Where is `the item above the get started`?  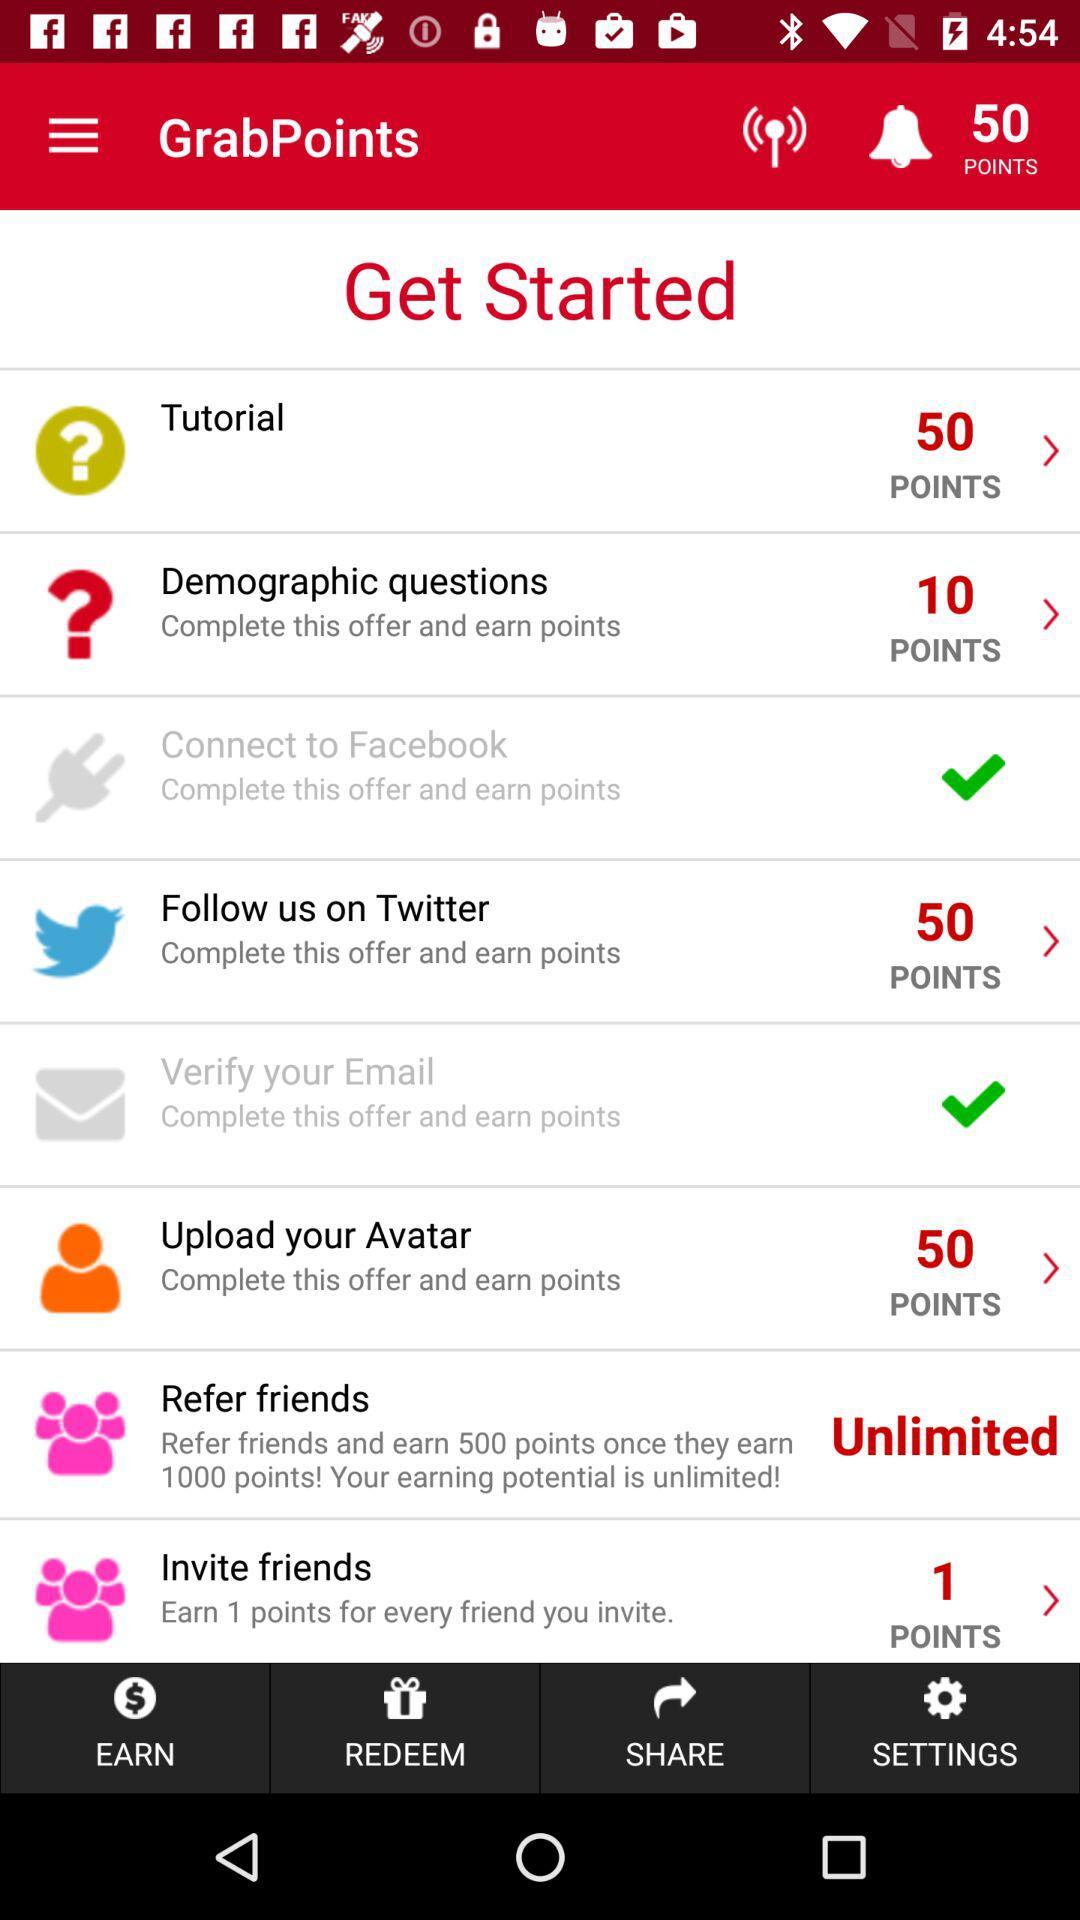 the item above the get started is located at coordinates (72, 135).